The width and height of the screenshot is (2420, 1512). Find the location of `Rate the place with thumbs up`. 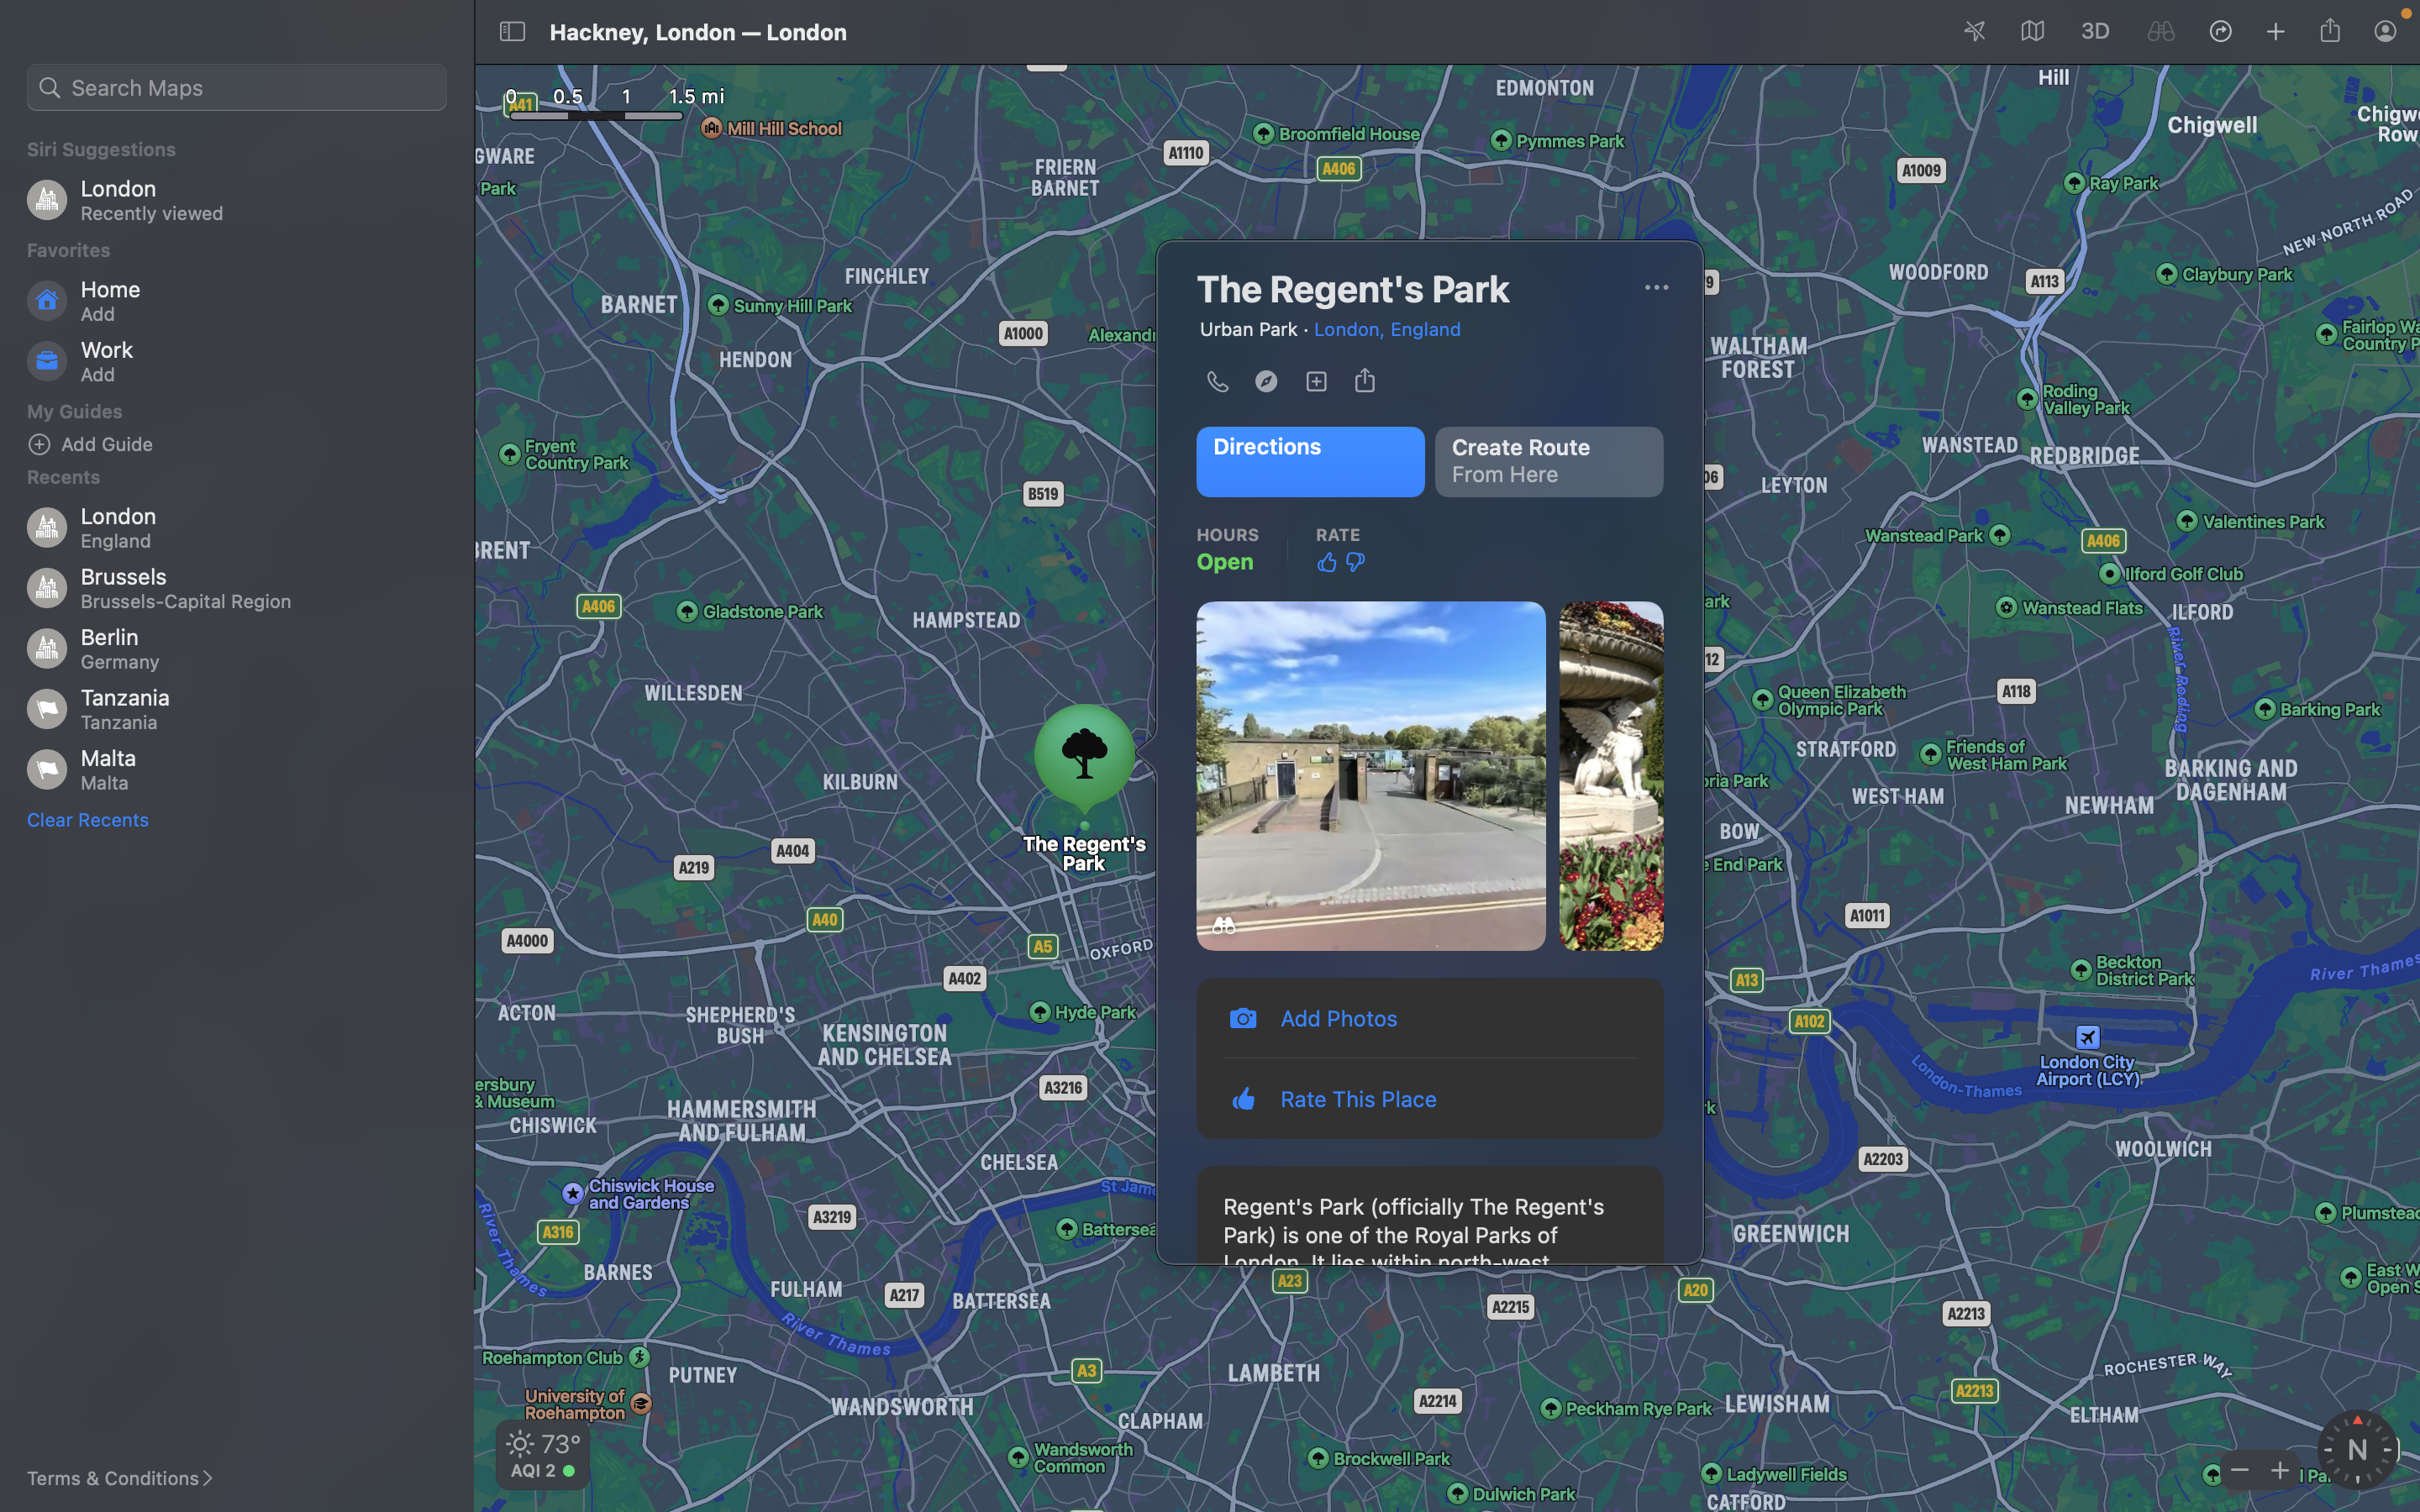

Rate the place with thumbs up is located at coordinates (1326, 561).